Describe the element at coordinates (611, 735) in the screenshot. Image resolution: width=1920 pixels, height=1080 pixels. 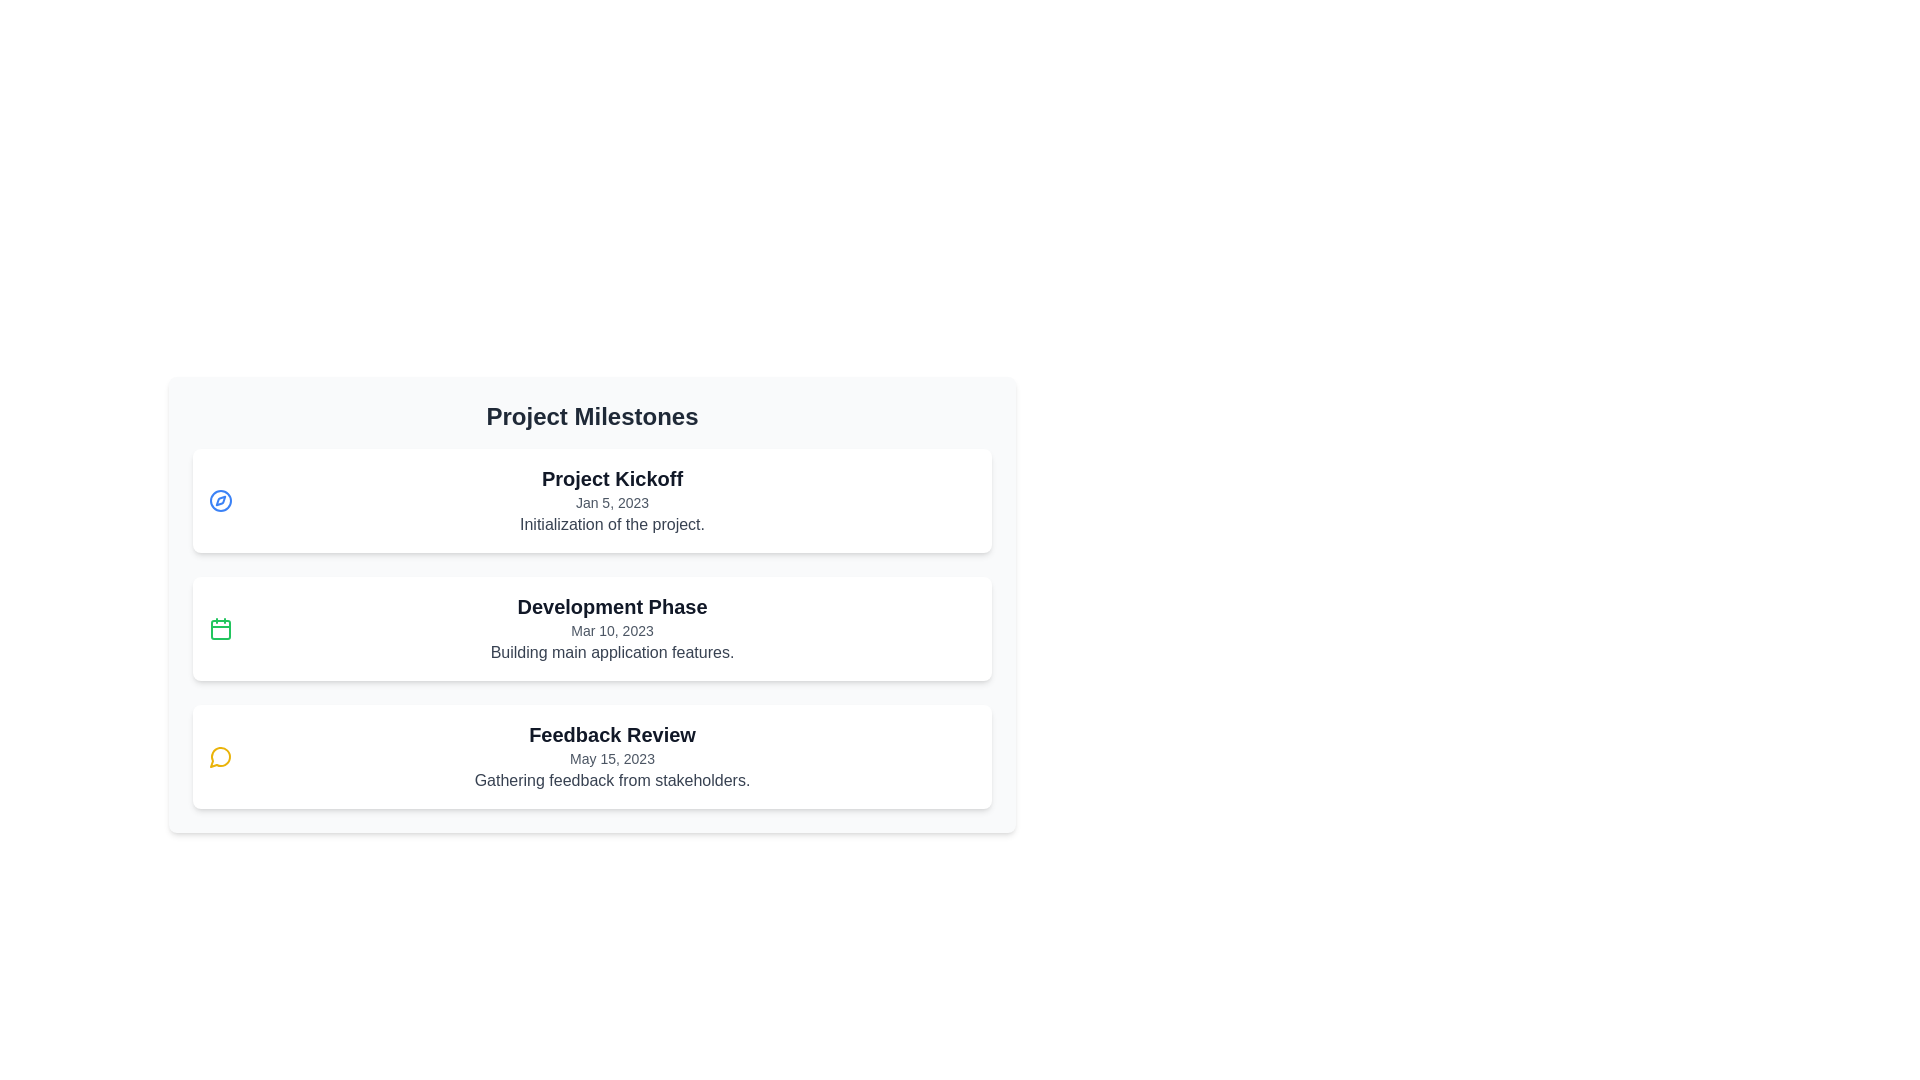
I see `the 'Feedback Review' text label, which is styled as a bold and large font title within the Project Milestones section` at that location.